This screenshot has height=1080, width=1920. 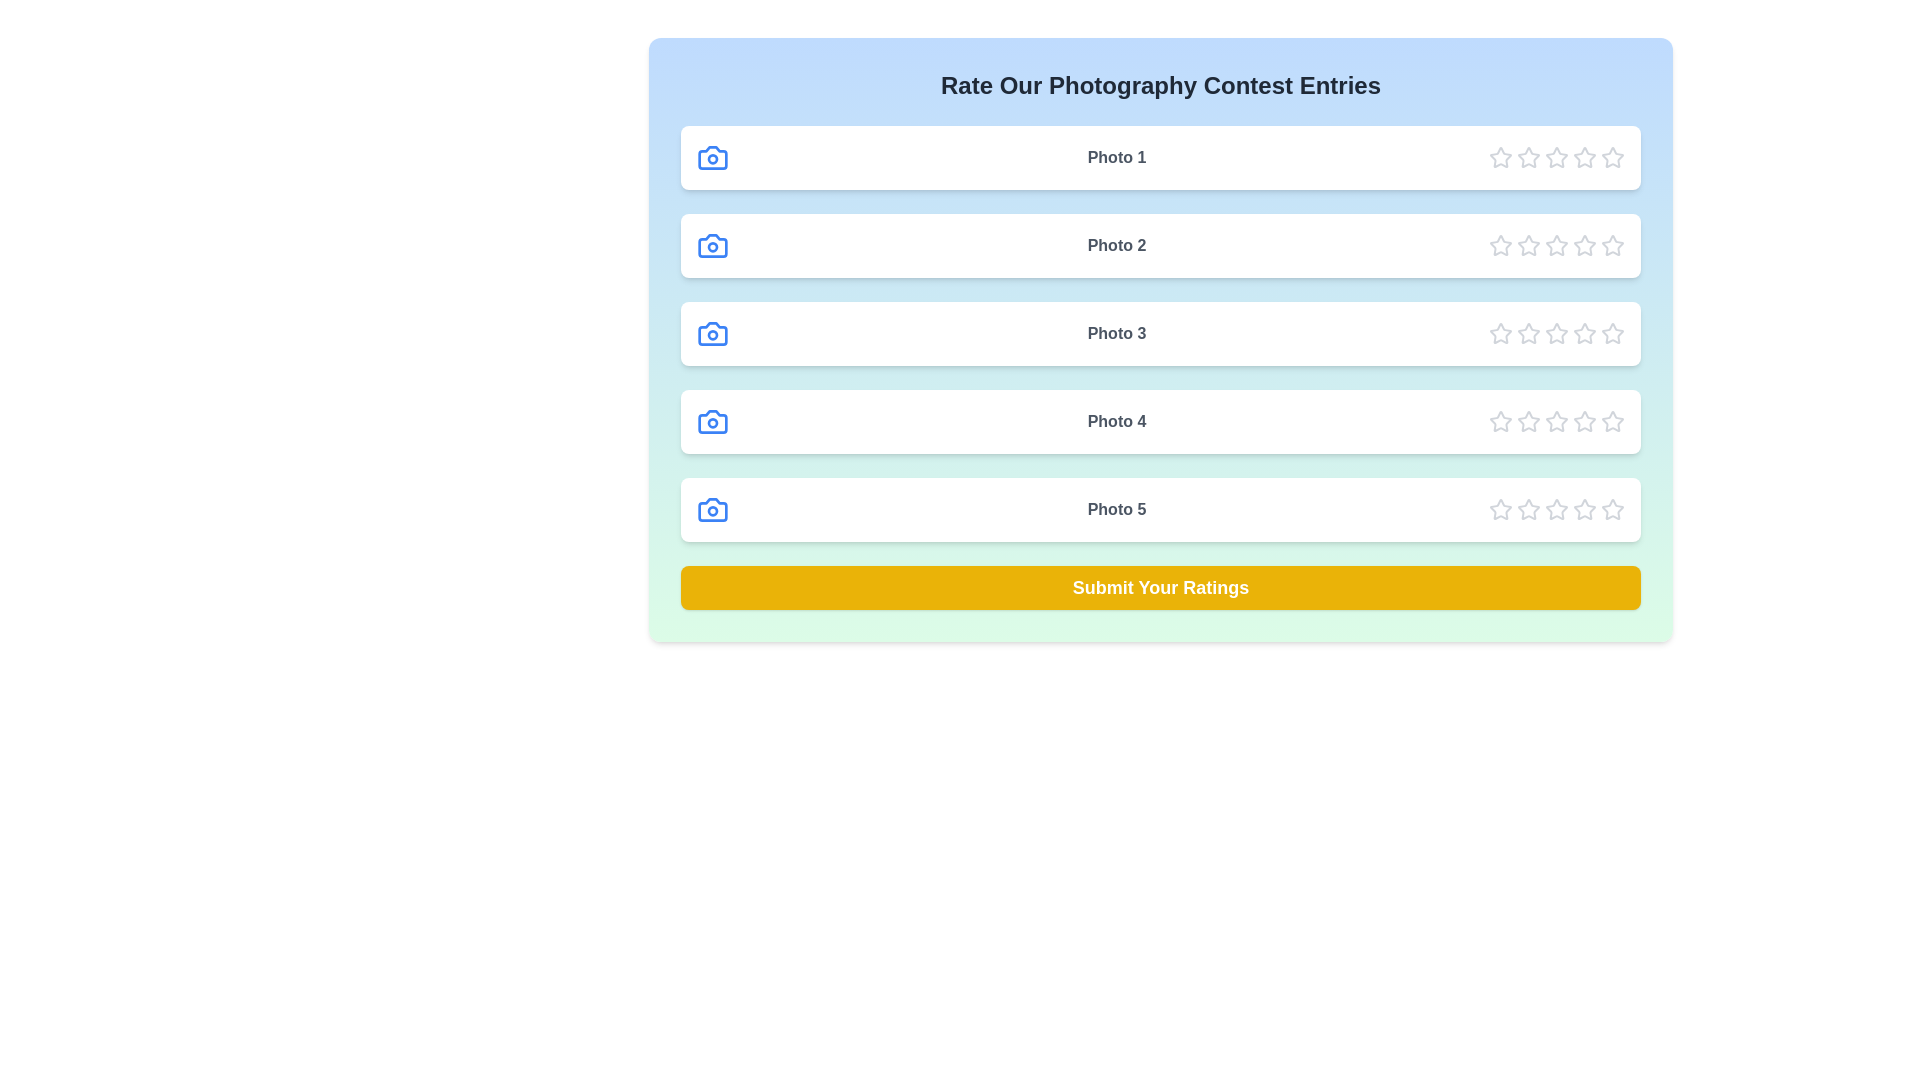 What do you see at coordinates (1116, 420) in the screenshot?
I see `the photo title Photo 4 to select or highlight it` at bounding box center [1116, 420].